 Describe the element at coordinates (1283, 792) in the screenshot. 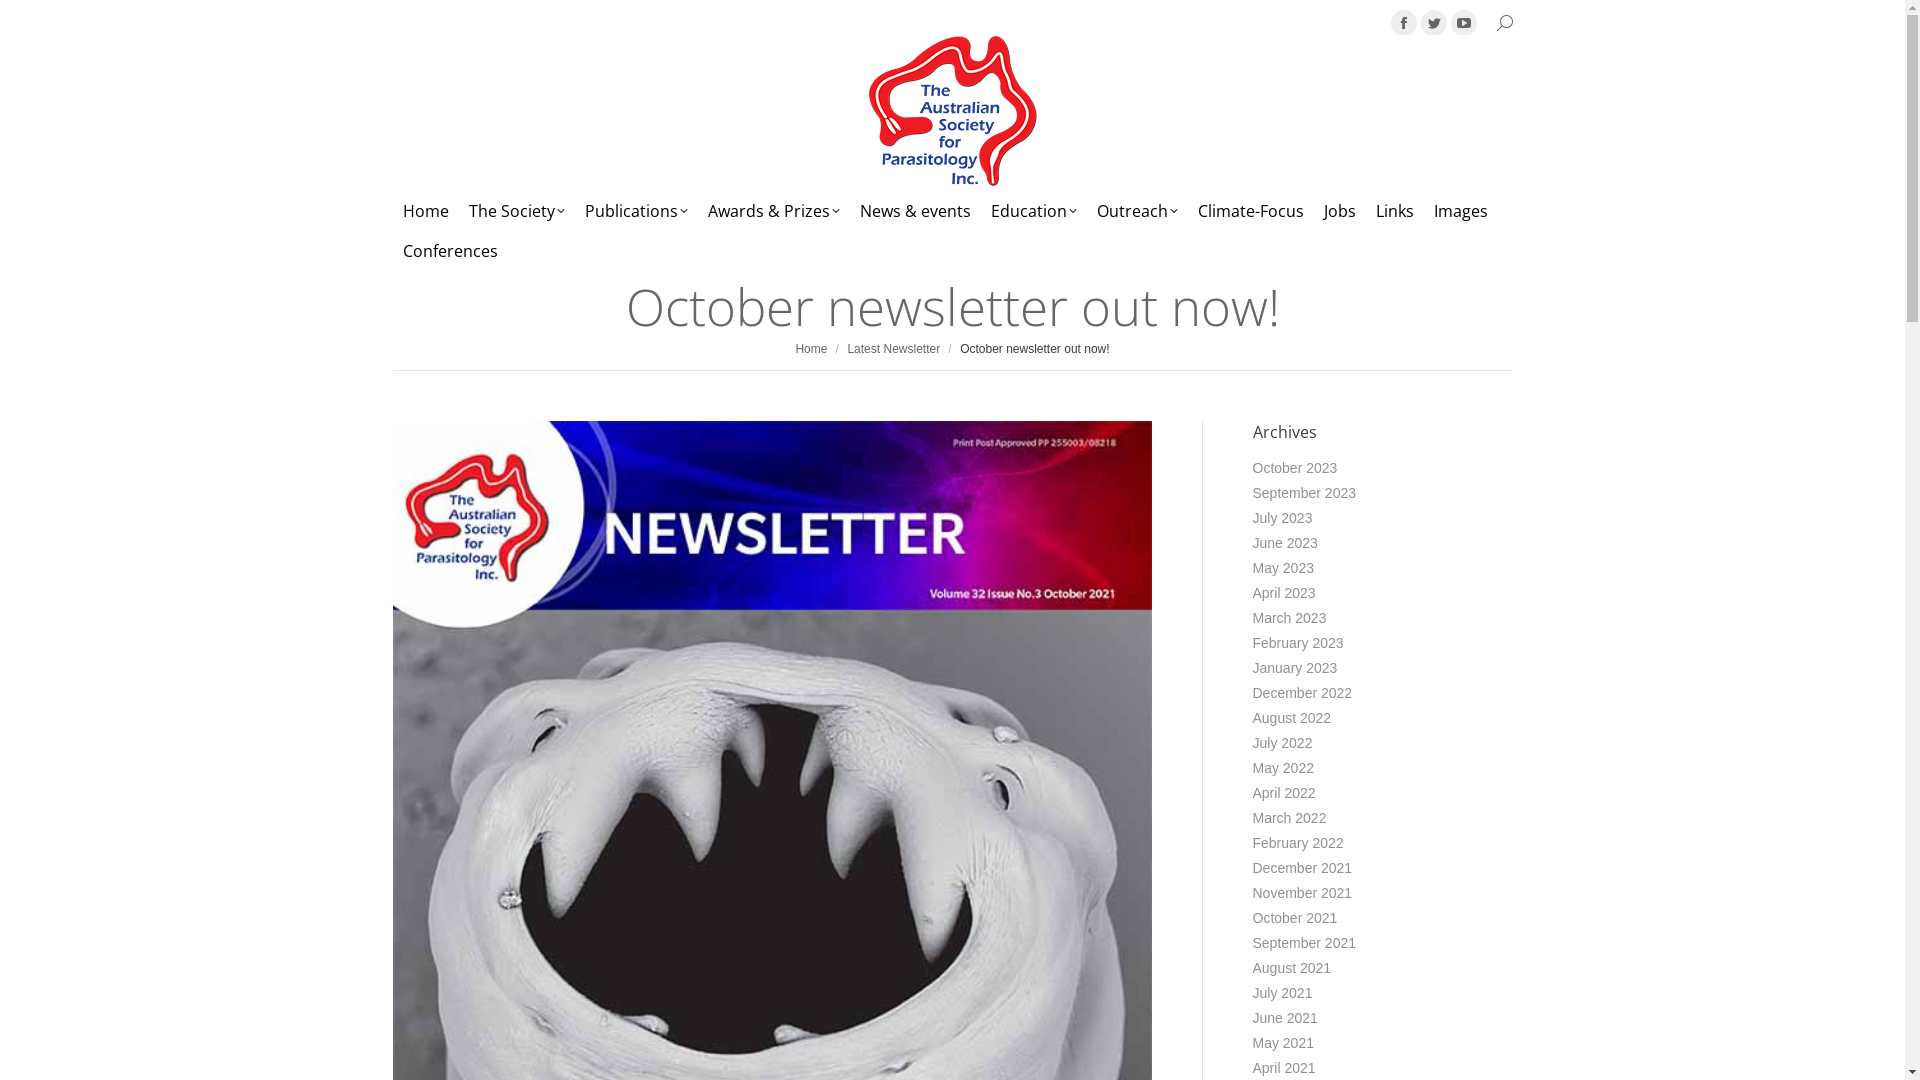

I see `'April 2022'` at that location.